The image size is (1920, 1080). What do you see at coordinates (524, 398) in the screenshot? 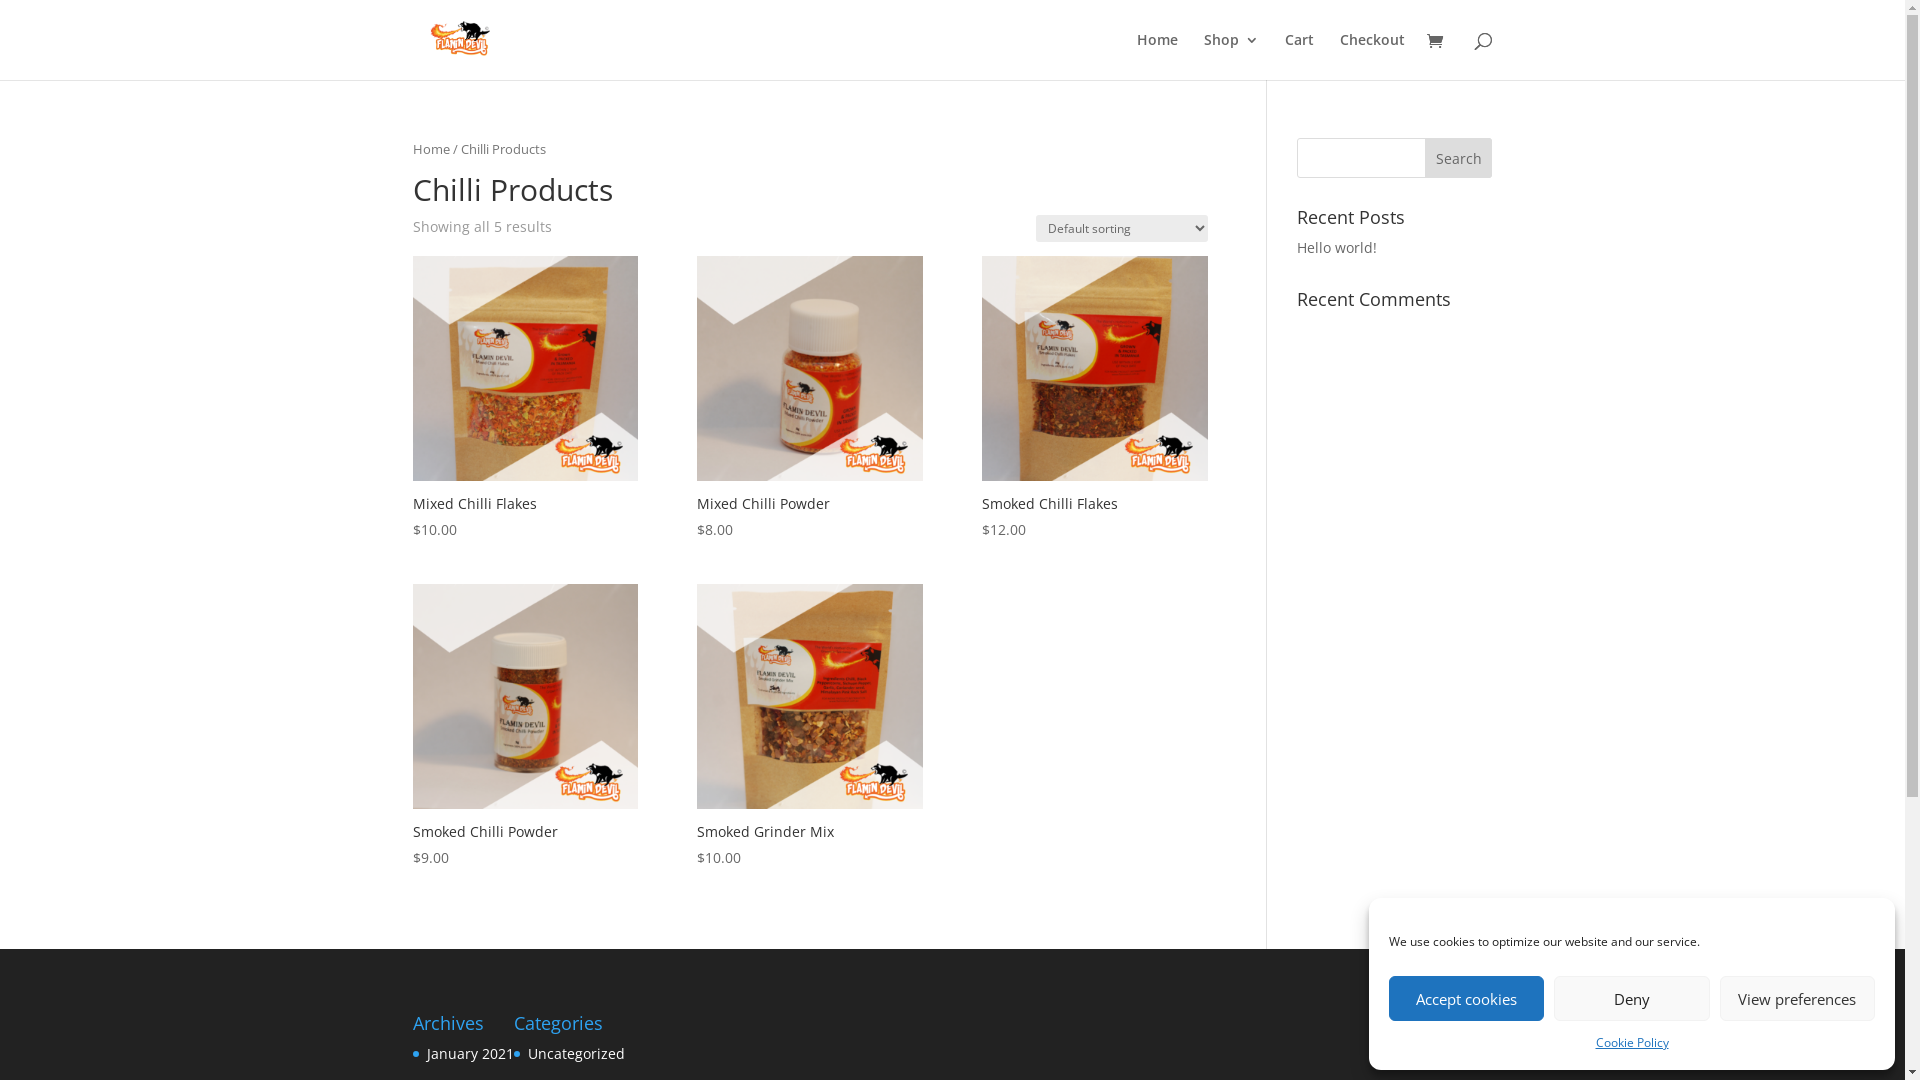
I see `'Mixed Chilli Flakes` at bounding box center [524, 398].